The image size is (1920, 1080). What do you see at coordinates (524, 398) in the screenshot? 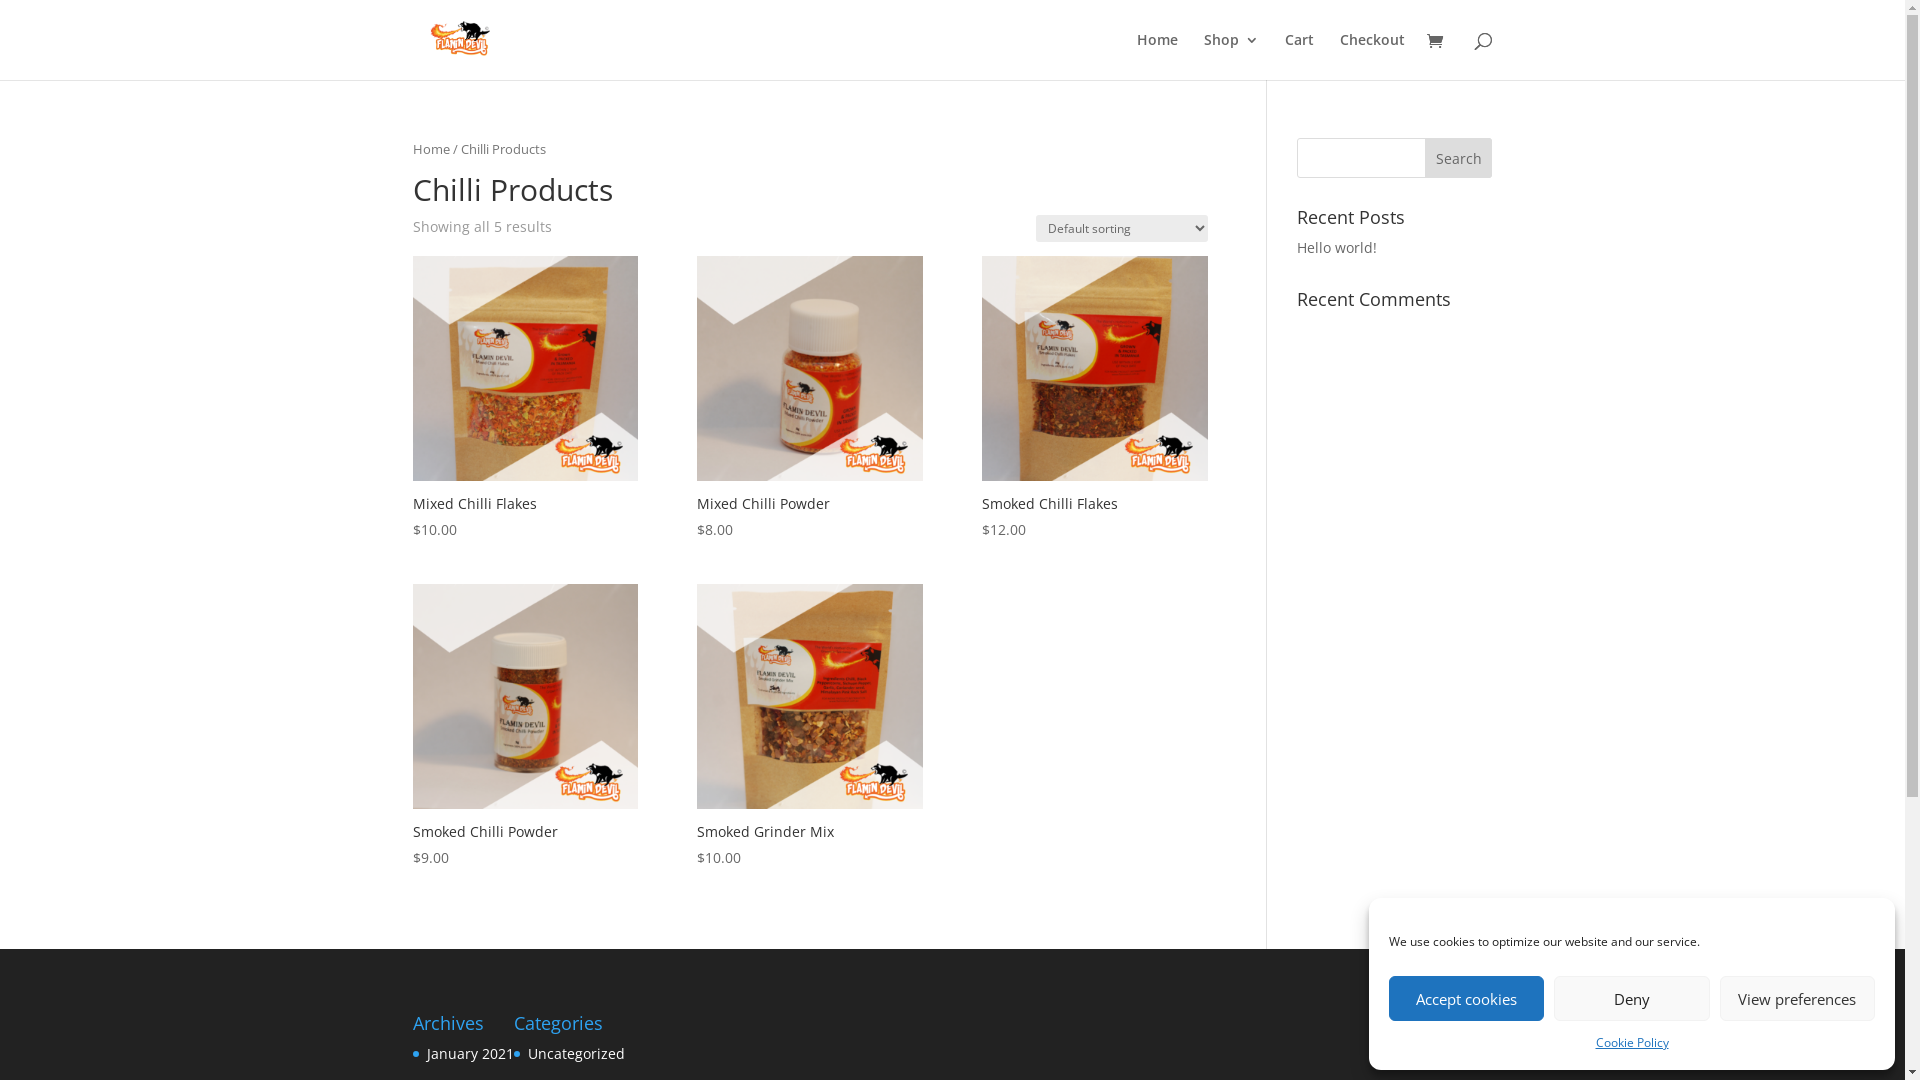
I see `'Mixed Chilli Flakes` at bounding box center [524, 398].